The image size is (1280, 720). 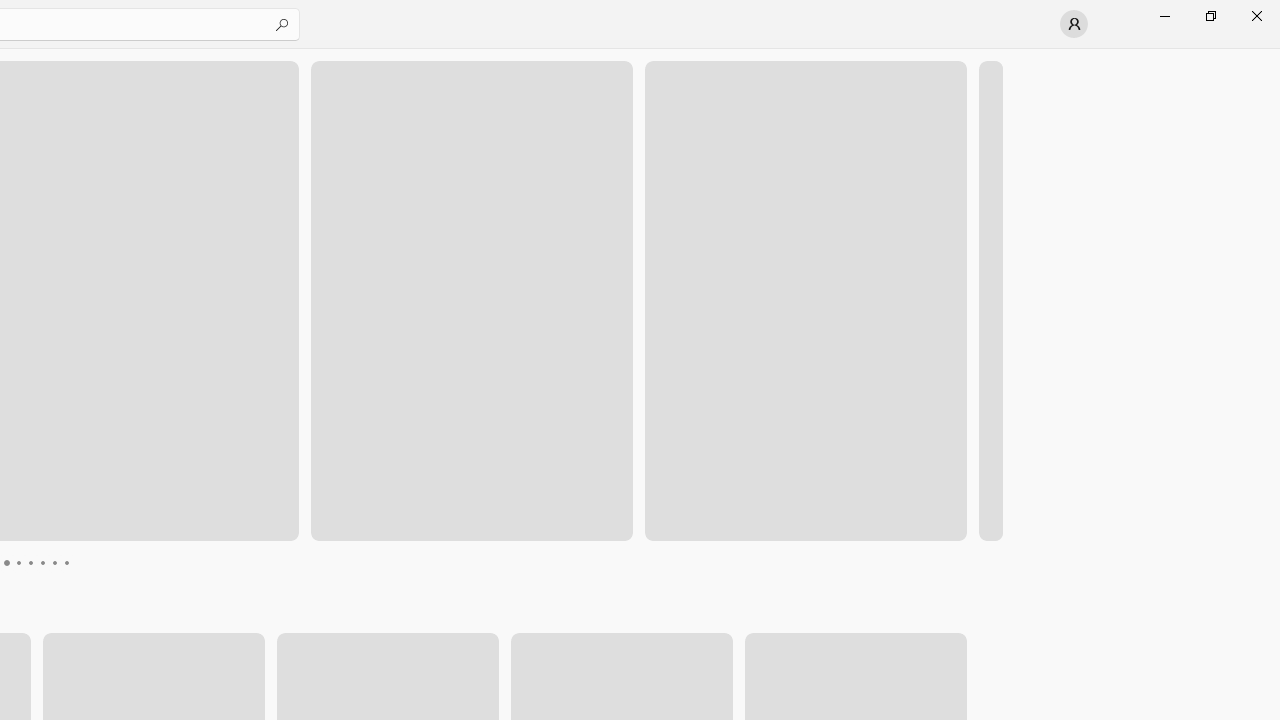 I want to click on 'Restore Microsoft Store', so click(x=1209, y=15).